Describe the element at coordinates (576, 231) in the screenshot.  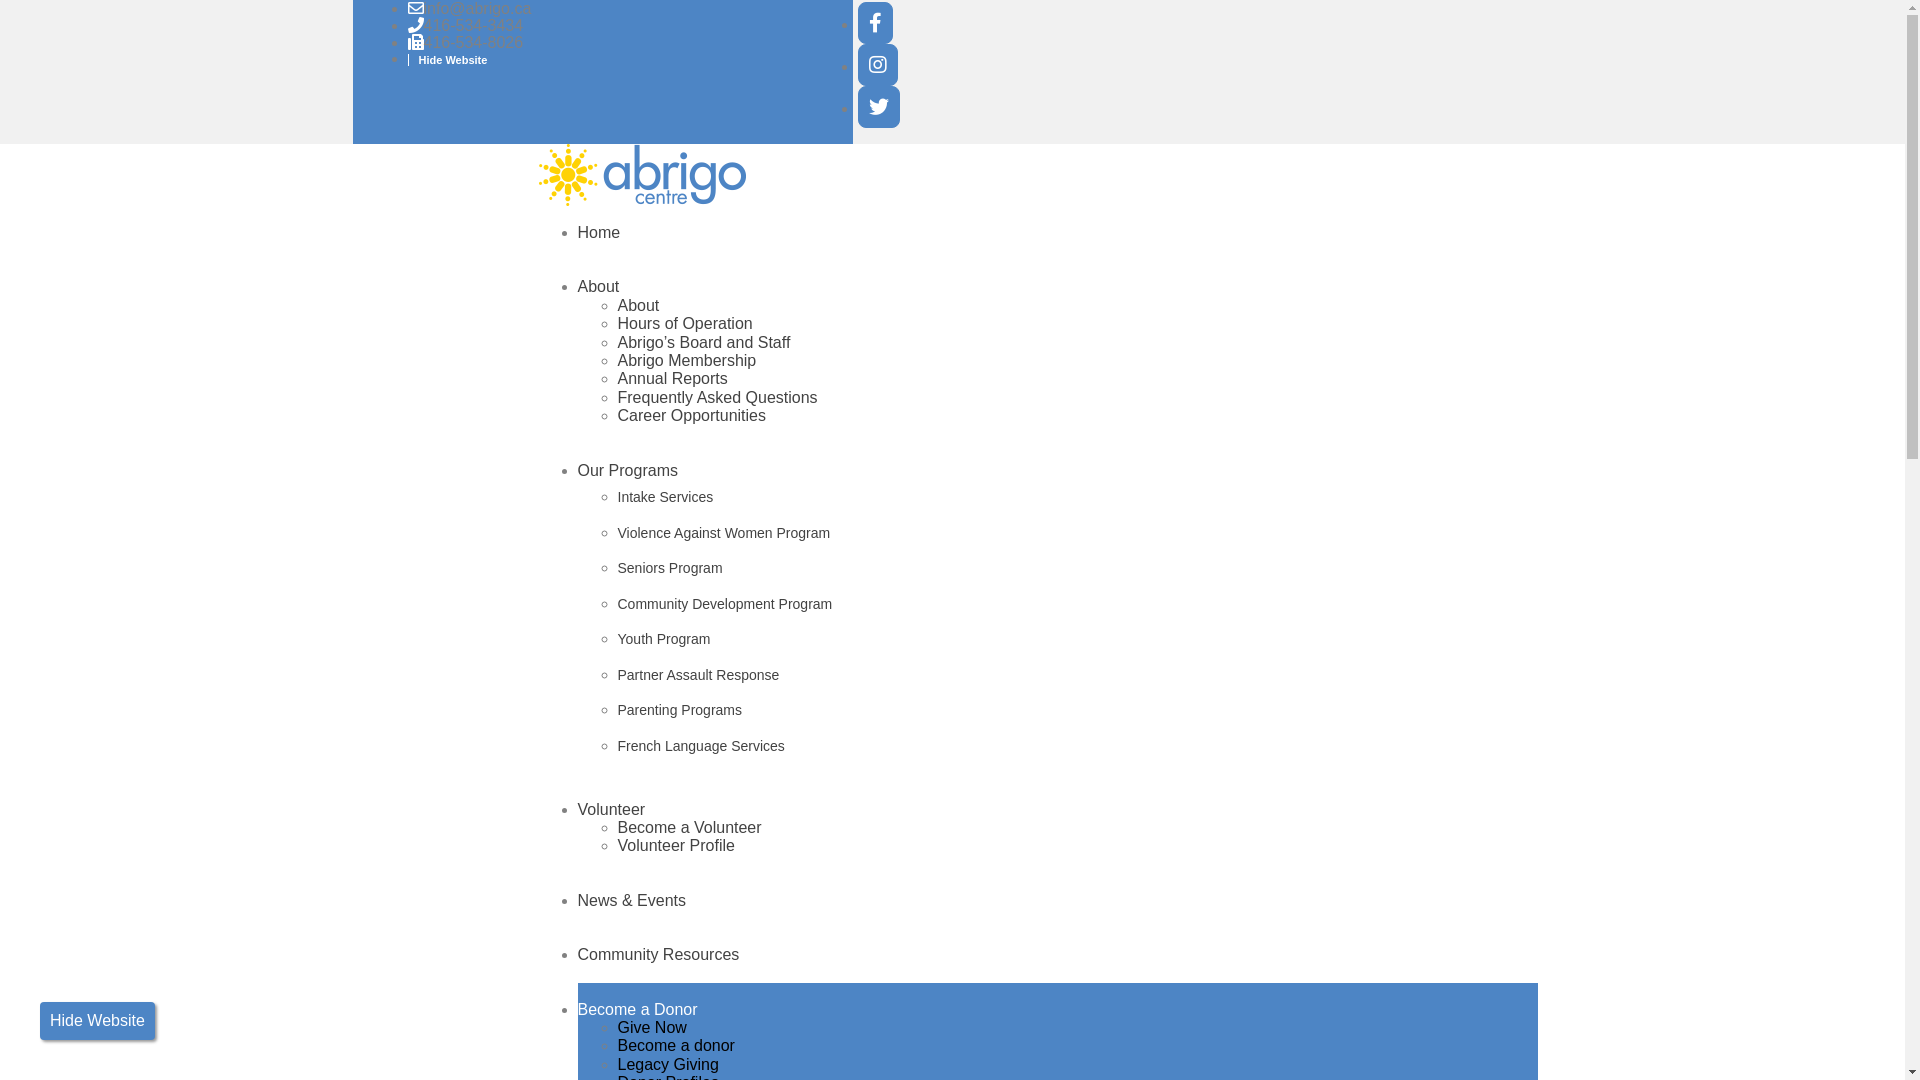
I see `'Home'` at that location.